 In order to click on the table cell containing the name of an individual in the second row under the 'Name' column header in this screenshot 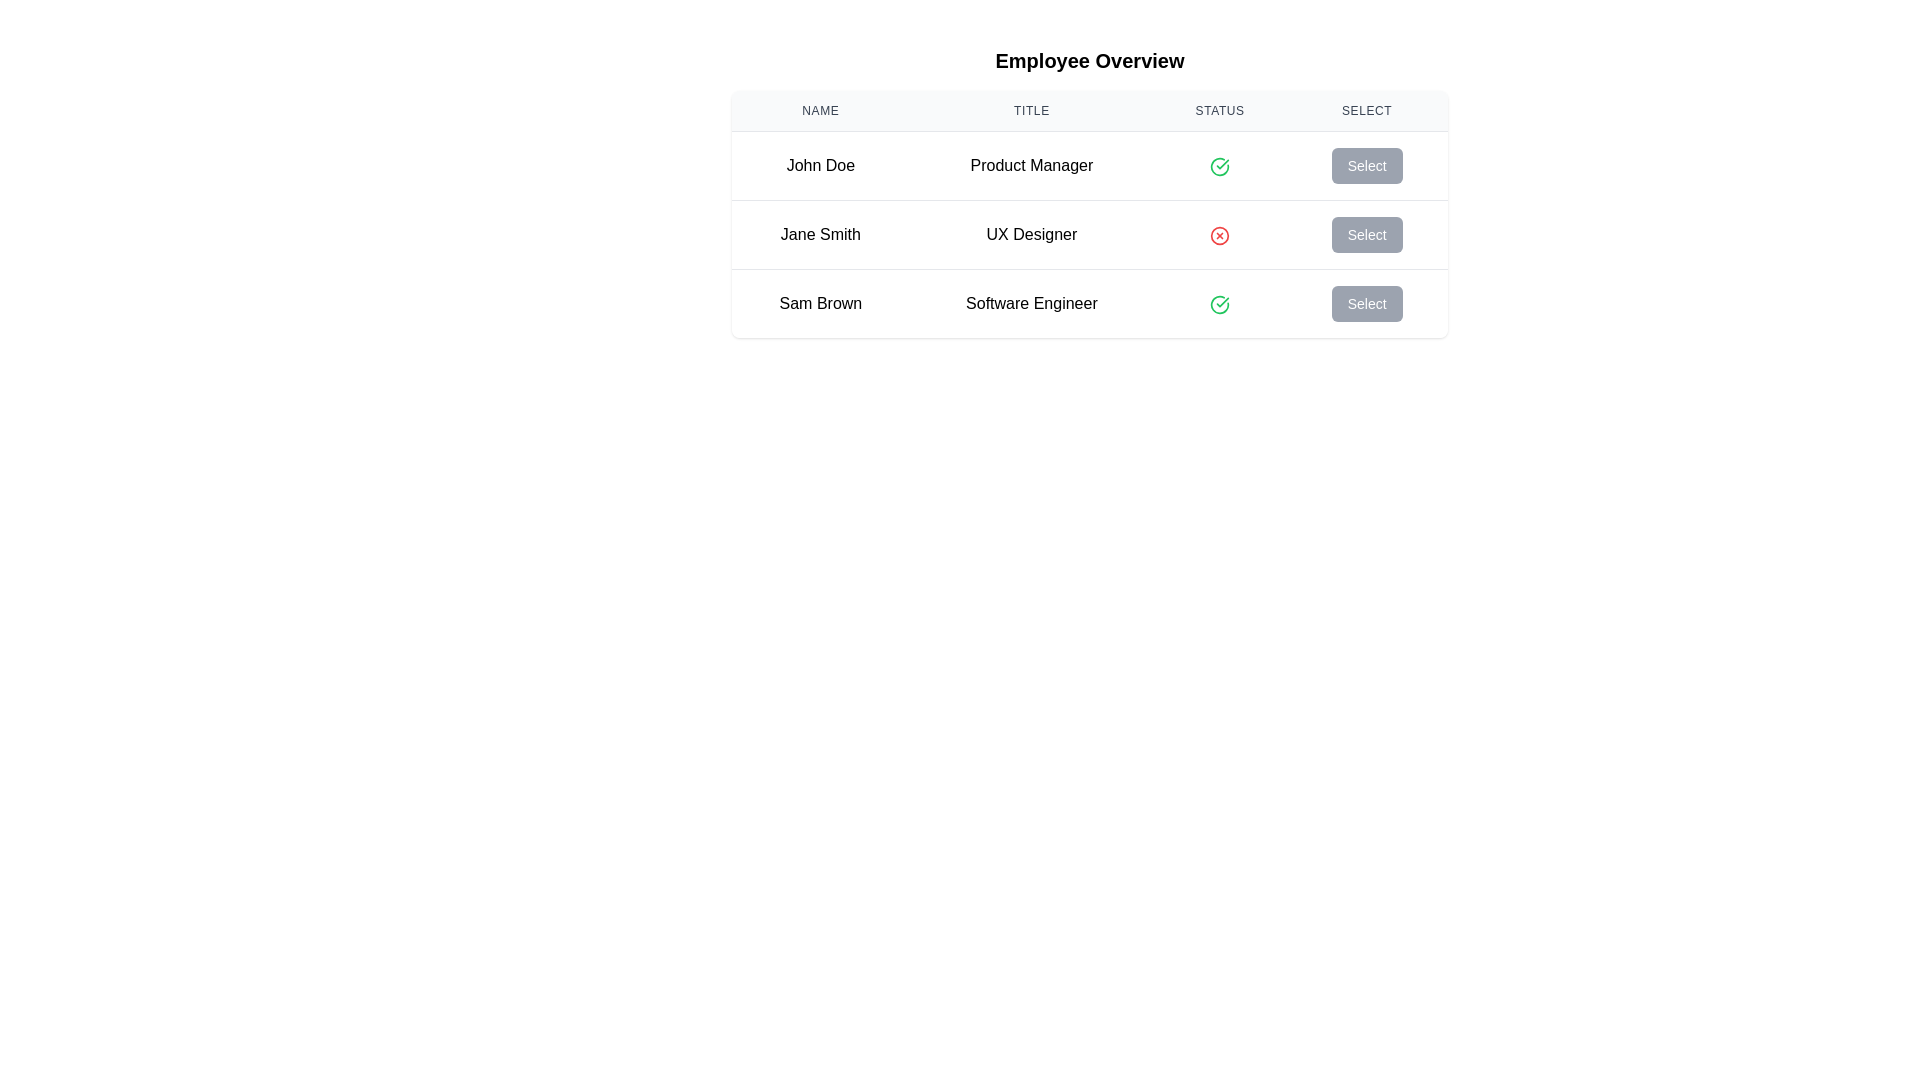, I will do `click(820, 234)`.